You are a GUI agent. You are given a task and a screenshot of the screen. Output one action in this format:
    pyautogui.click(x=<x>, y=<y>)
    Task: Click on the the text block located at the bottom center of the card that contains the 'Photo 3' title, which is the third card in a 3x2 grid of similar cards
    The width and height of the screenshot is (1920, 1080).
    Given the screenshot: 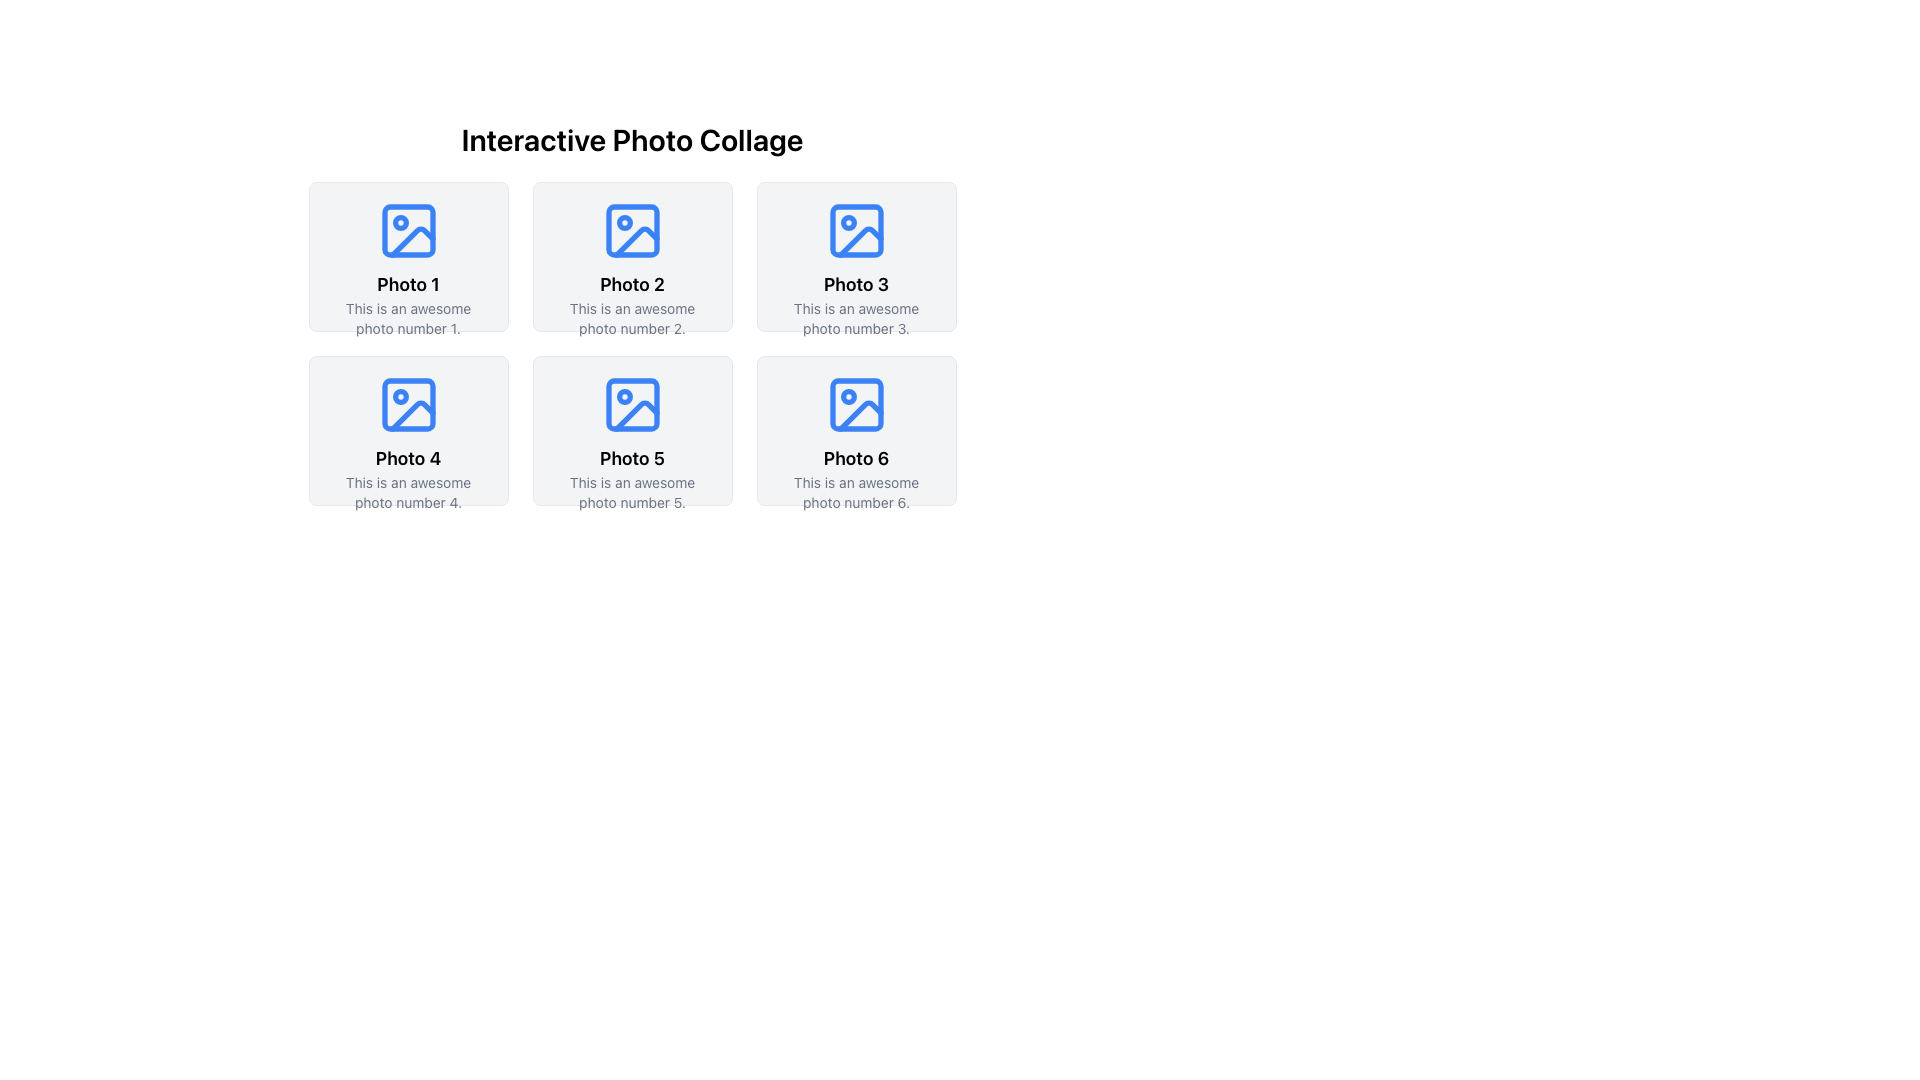 What is the action you would take?
    pyautogui.click(x=856, y=318)
    